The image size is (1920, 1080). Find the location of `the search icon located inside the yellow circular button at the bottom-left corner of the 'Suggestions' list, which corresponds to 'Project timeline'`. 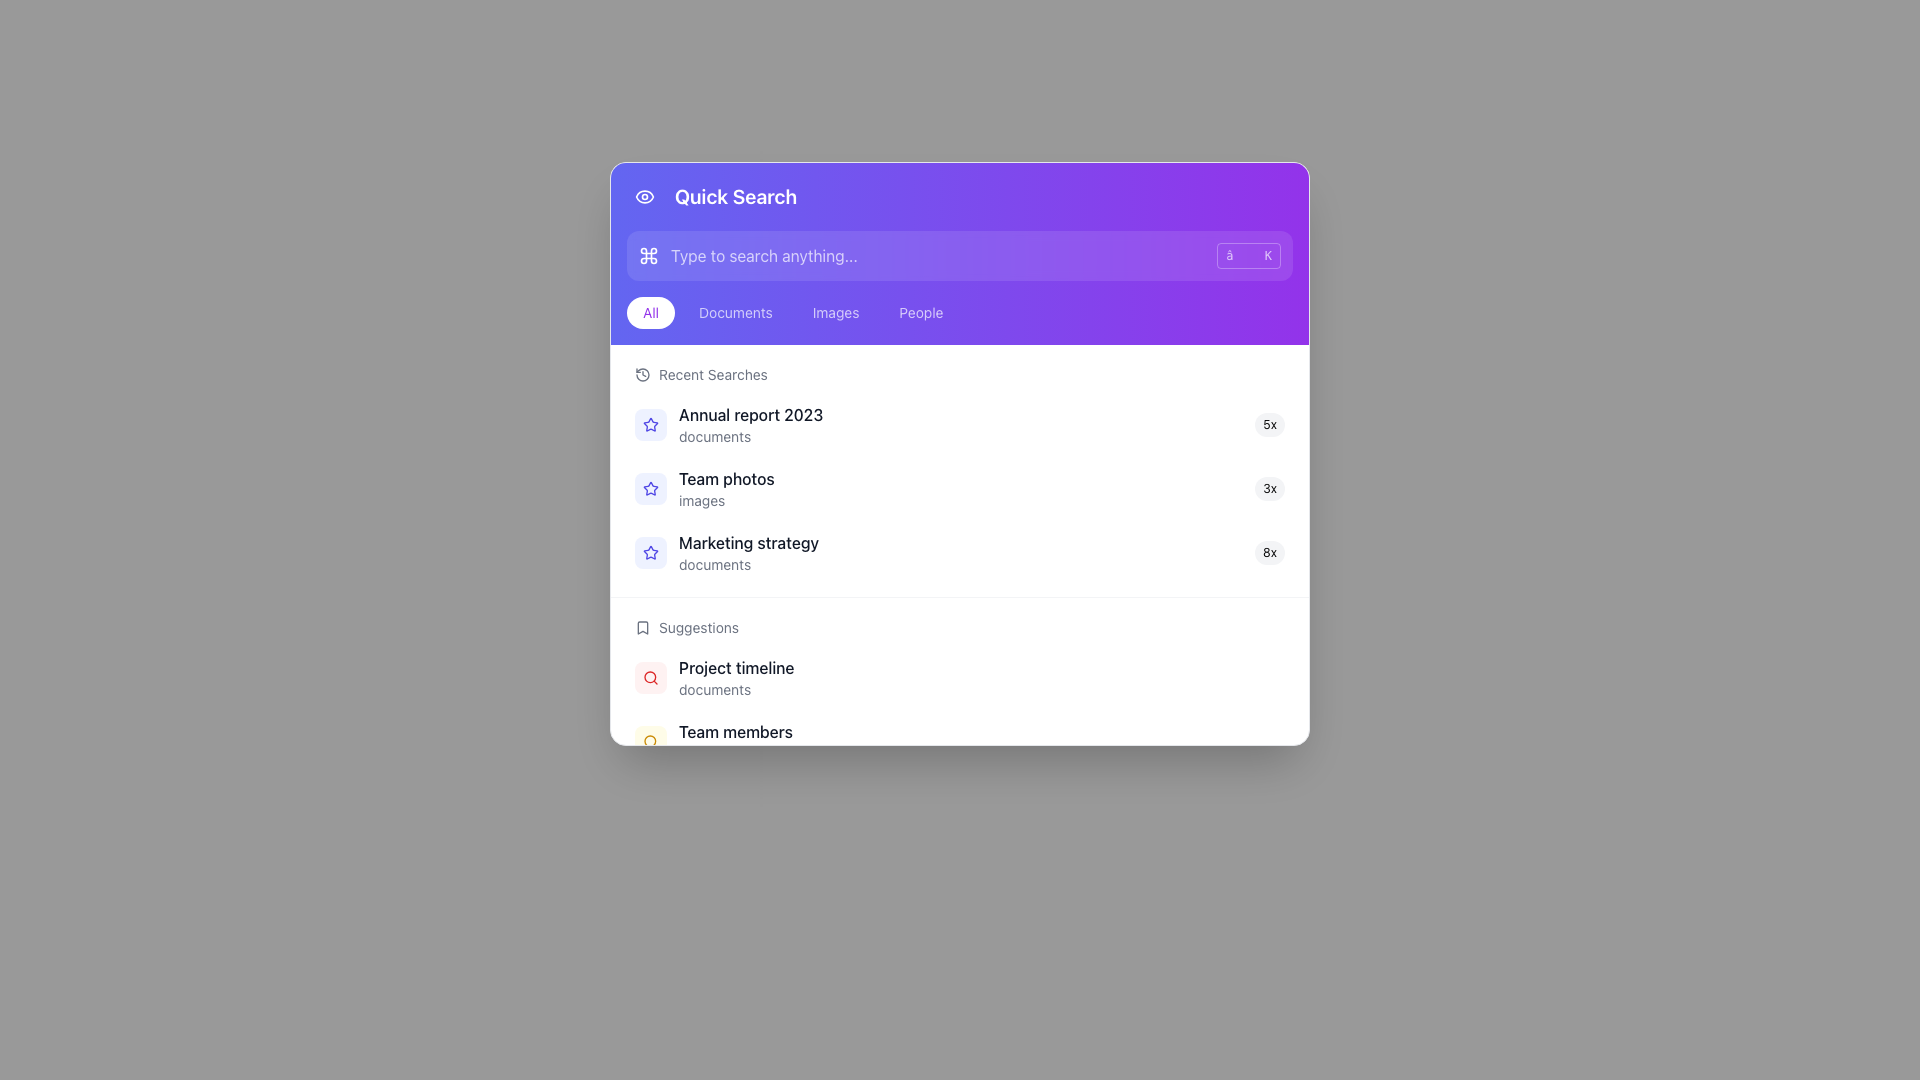

the search icon located inside the yellow circular button at the bottom-left corner of the 'Suggestions' list, which corresponds to 'Project timeline' is located at coordinates (651, 741).